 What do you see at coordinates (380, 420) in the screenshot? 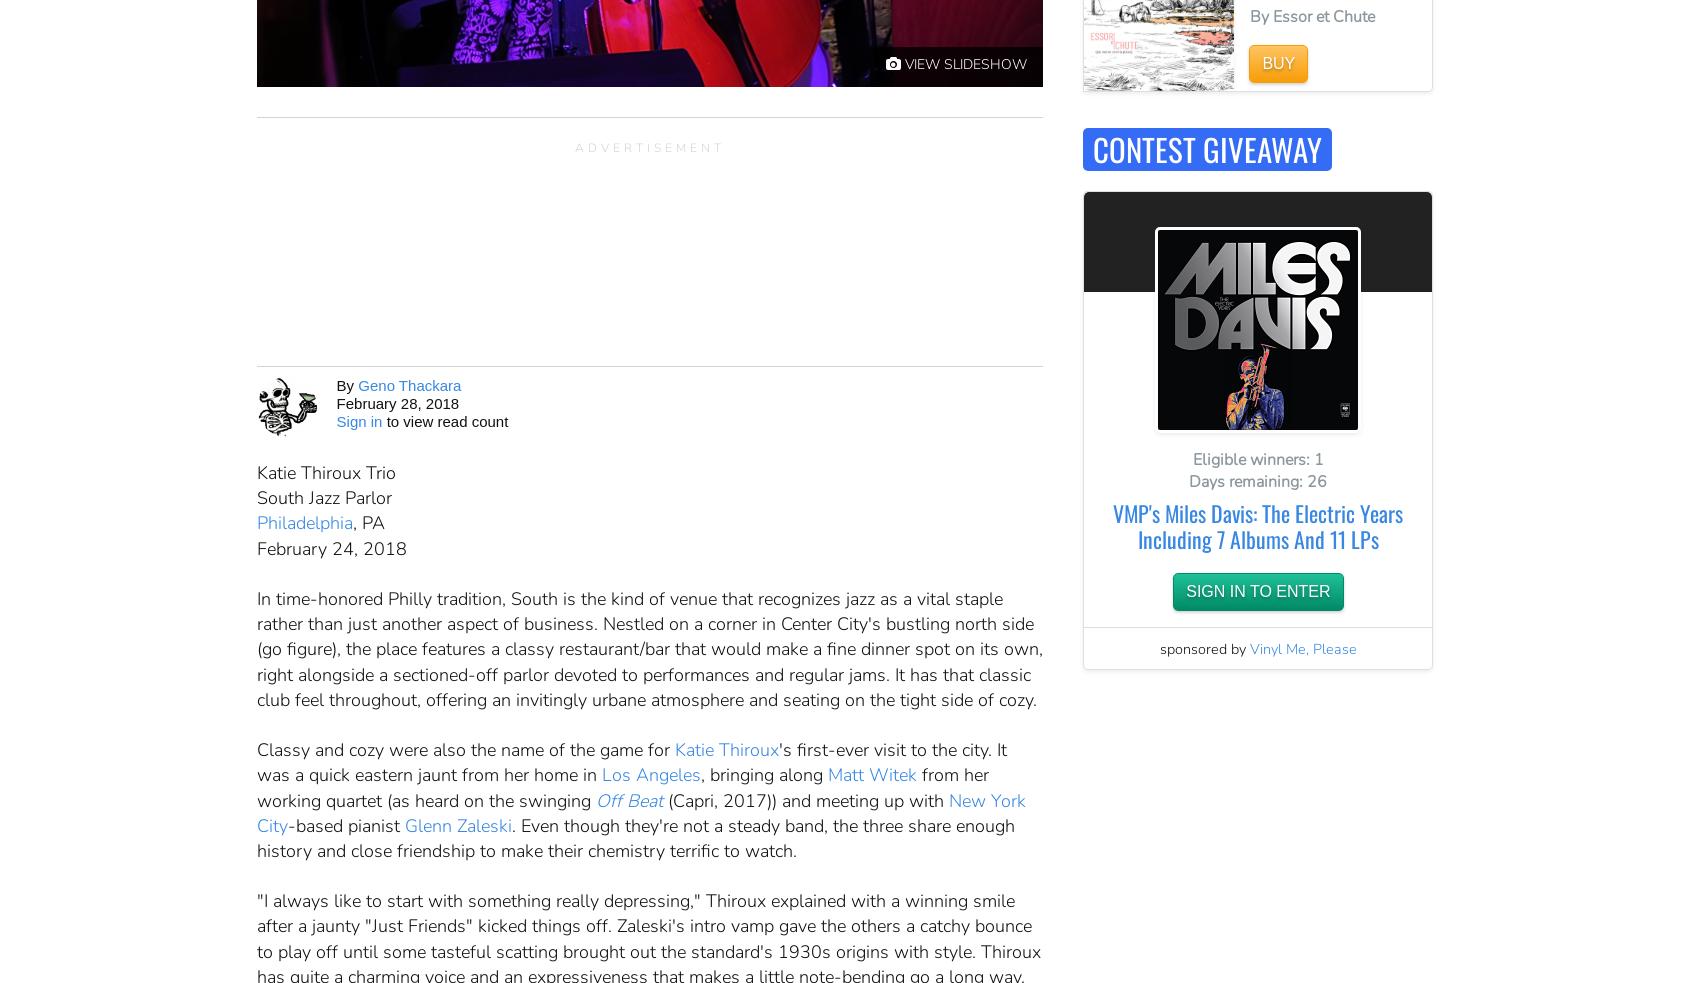
I see `'to view read count'` at bounding box center [380, 420].